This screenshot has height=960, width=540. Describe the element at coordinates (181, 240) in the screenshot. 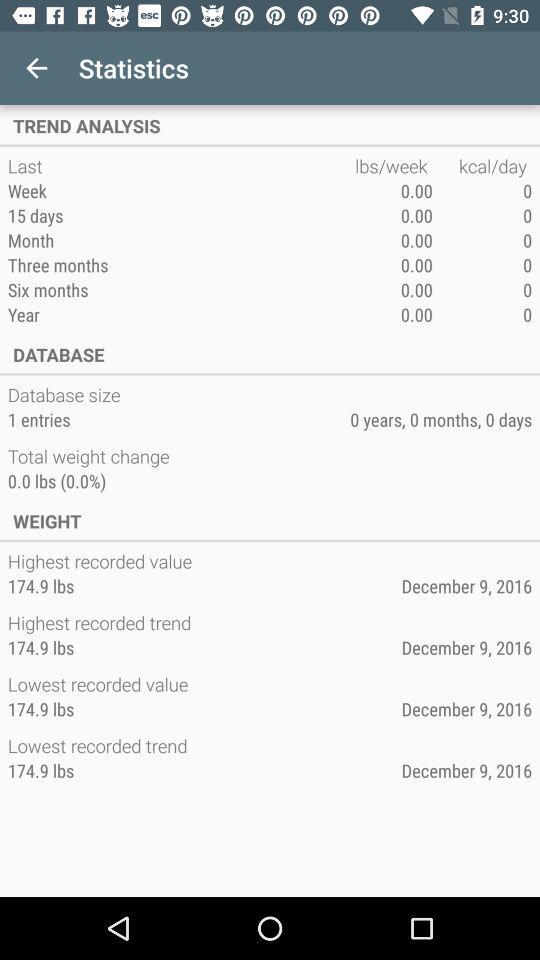

I see `the icon below 15 days item` at that location.